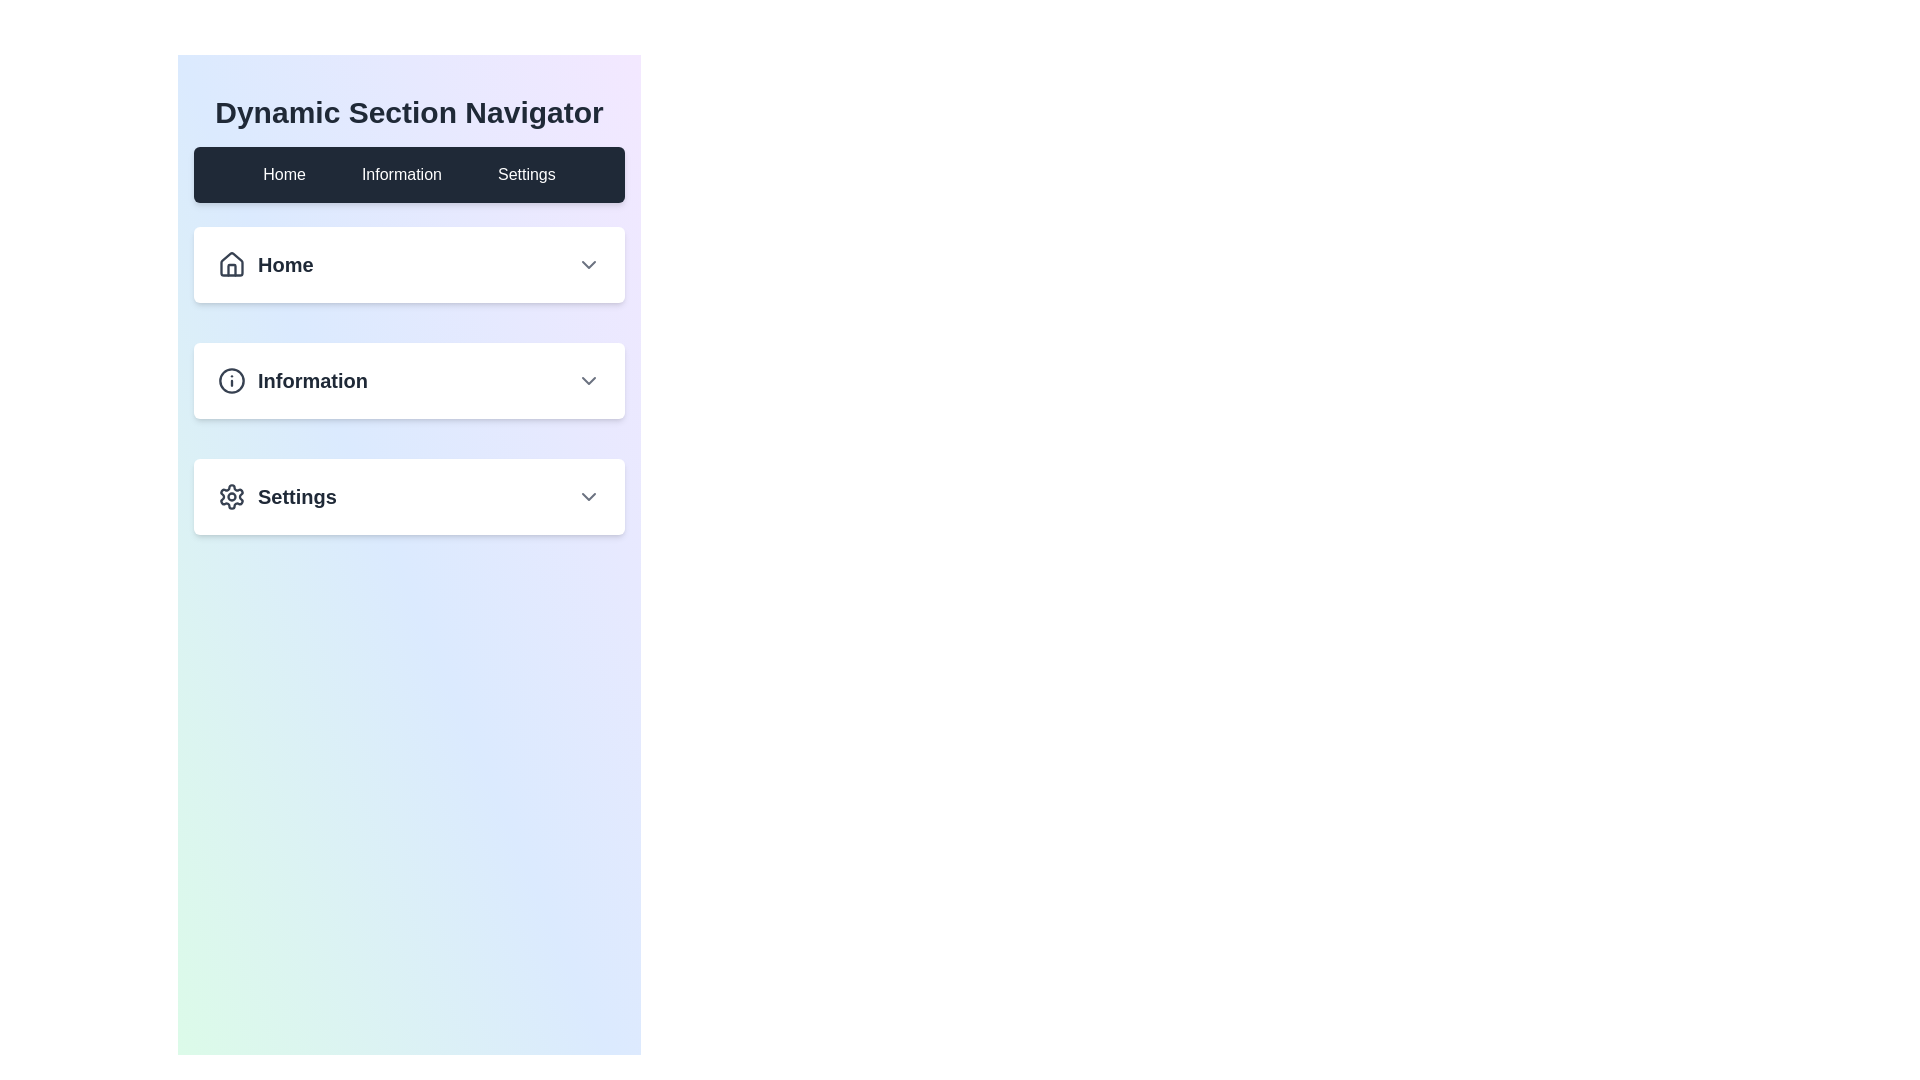 This screenshot has height=1080, width=1920. I want to click on the Interactive section with expandable content labeled 'Information', so click(408, 381).